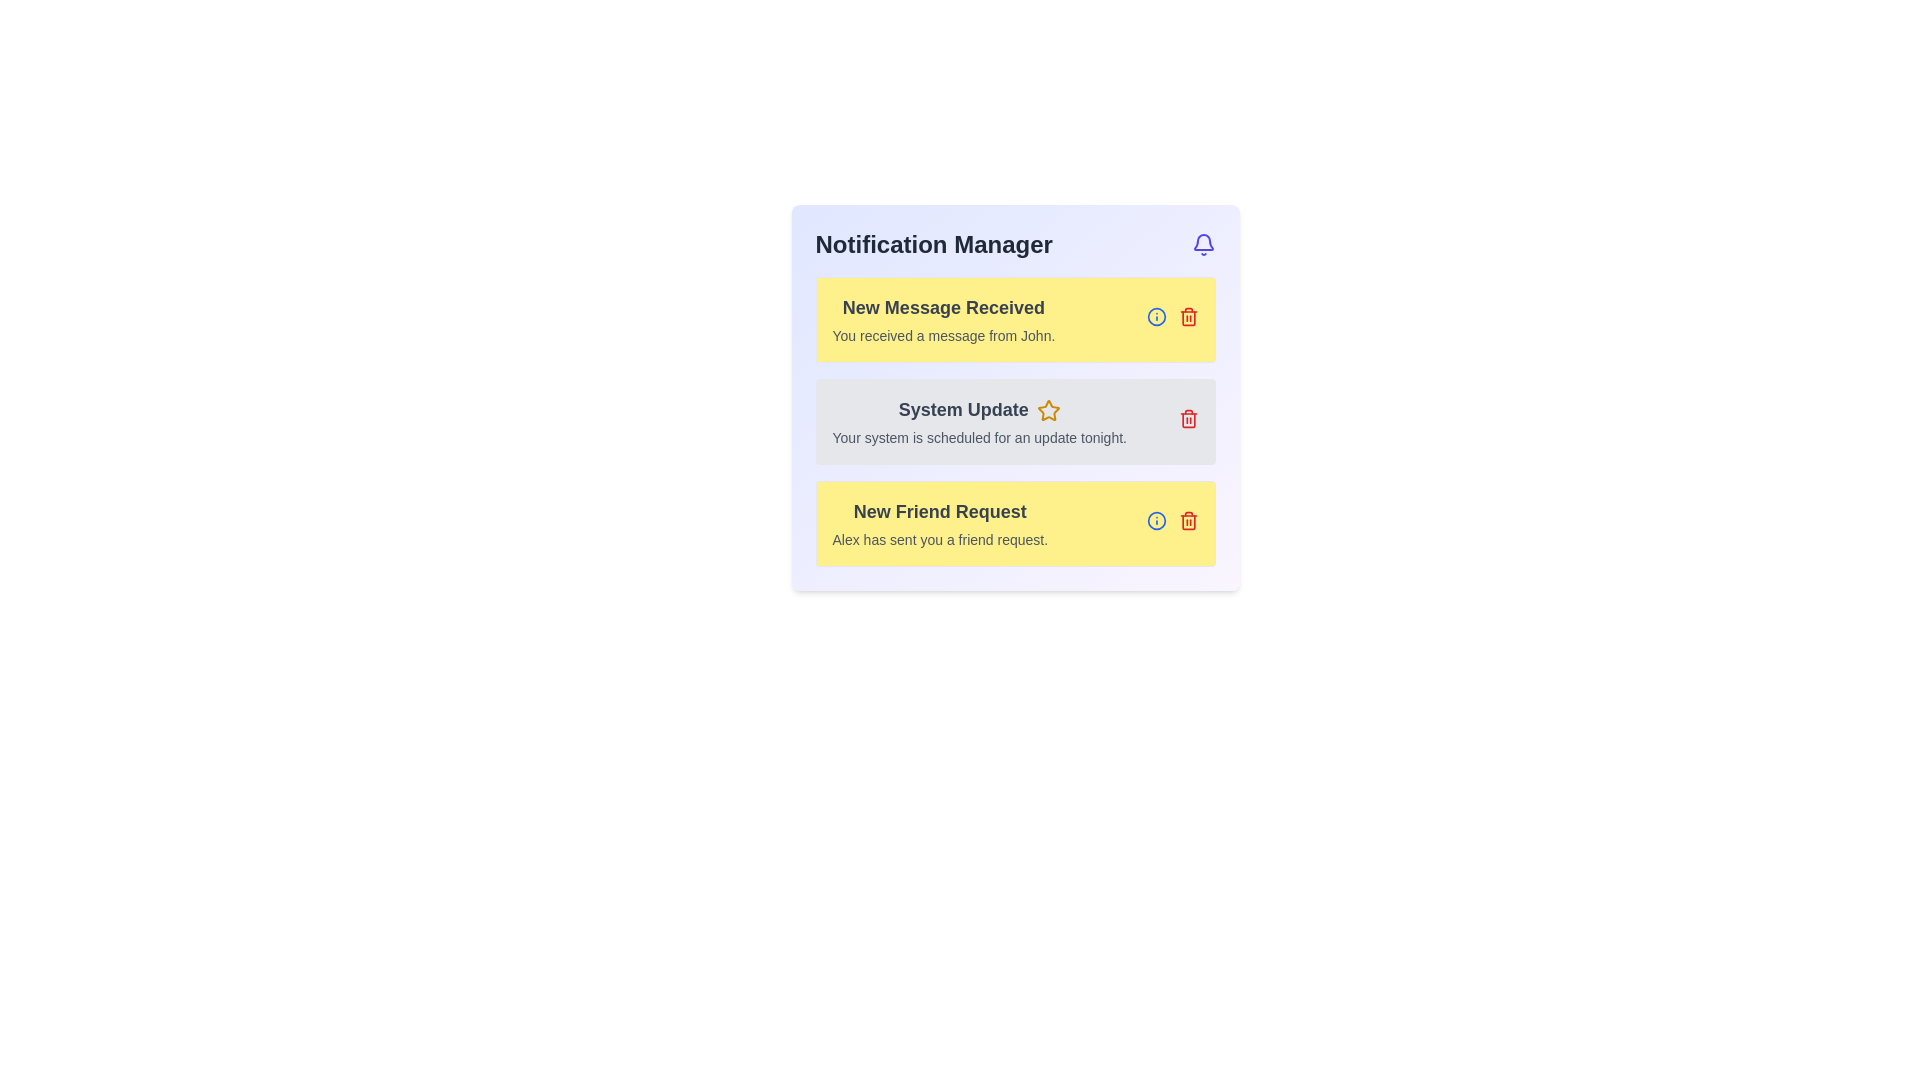  What do you see at coordinates (1188, 519) in the screenshot?
I see `the red trash can icon button located in the top-right corner of the 'New Friend Request' yellow card` at bounding box center [1188, 519].